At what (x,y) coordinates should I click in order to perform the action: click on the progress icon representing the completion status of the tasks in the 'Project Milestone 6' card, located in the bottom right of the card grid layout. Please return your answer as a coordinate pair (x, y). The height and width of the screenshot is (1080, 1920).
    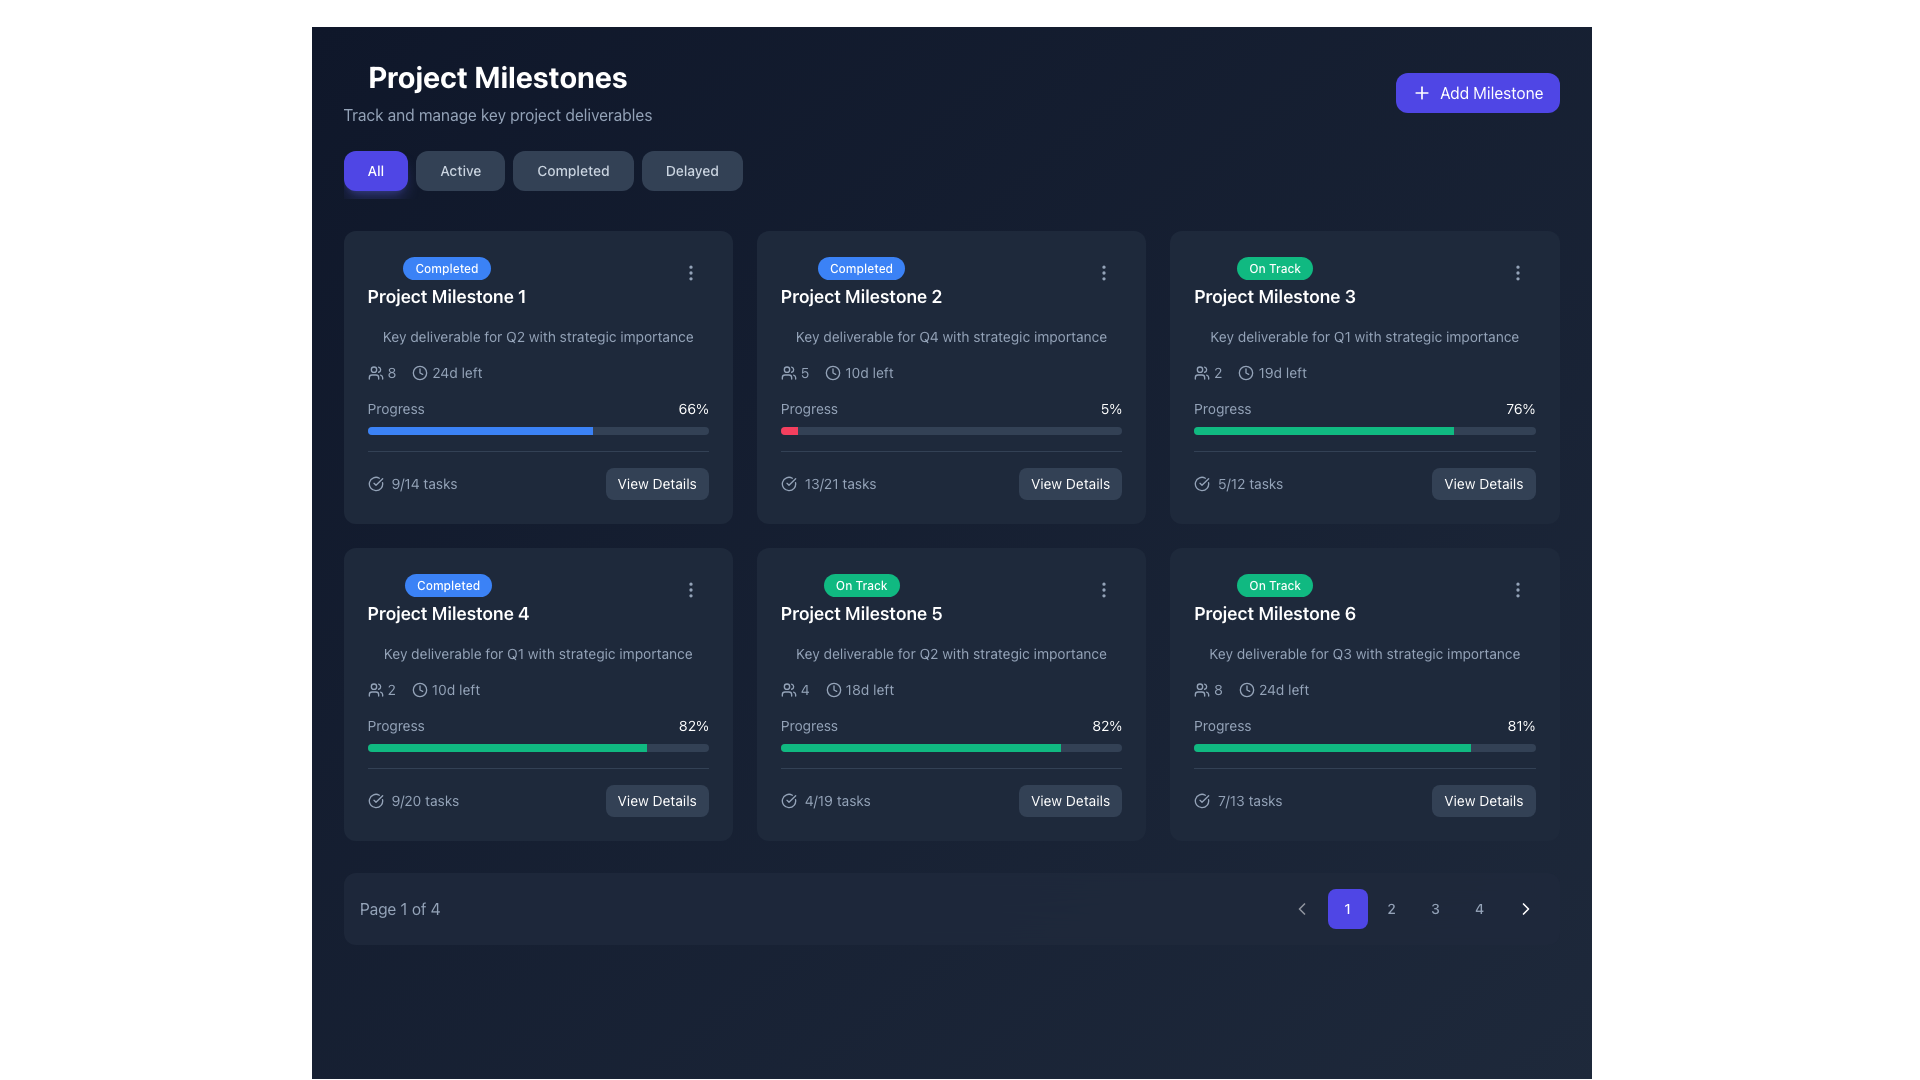
    Looking at the image, I should click on (1201, 800).